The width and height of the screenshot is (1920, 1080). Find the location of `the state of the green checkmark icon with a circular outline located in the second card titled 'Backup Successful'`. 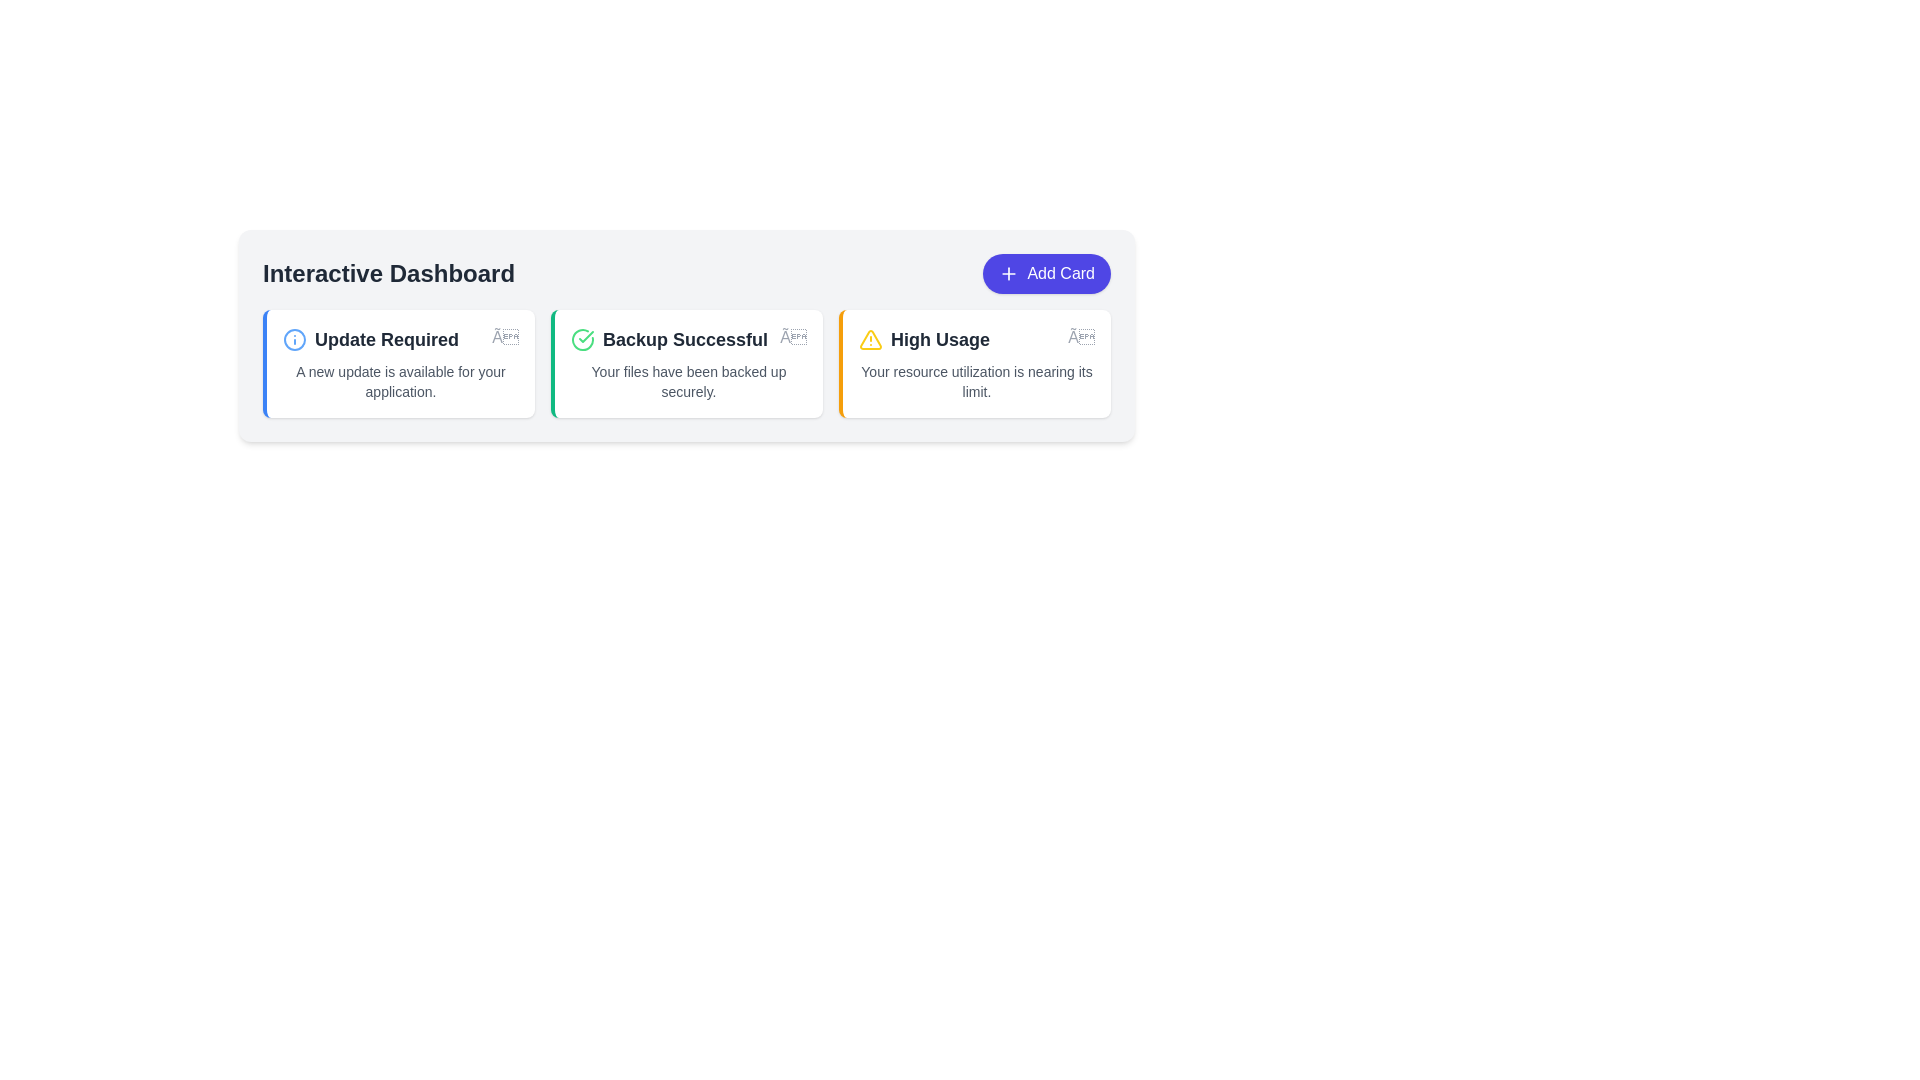

the state of the green checkmark icon with a circular outline located in the second card titled 'Backup Successful' is located at coordinates (581, 338).